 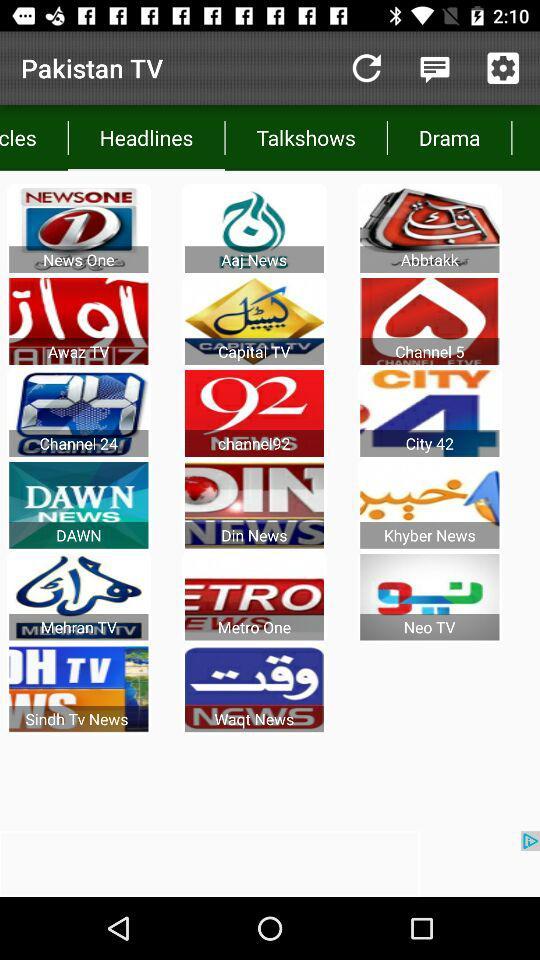 I want to click on settings, so click(x=502, y=68).